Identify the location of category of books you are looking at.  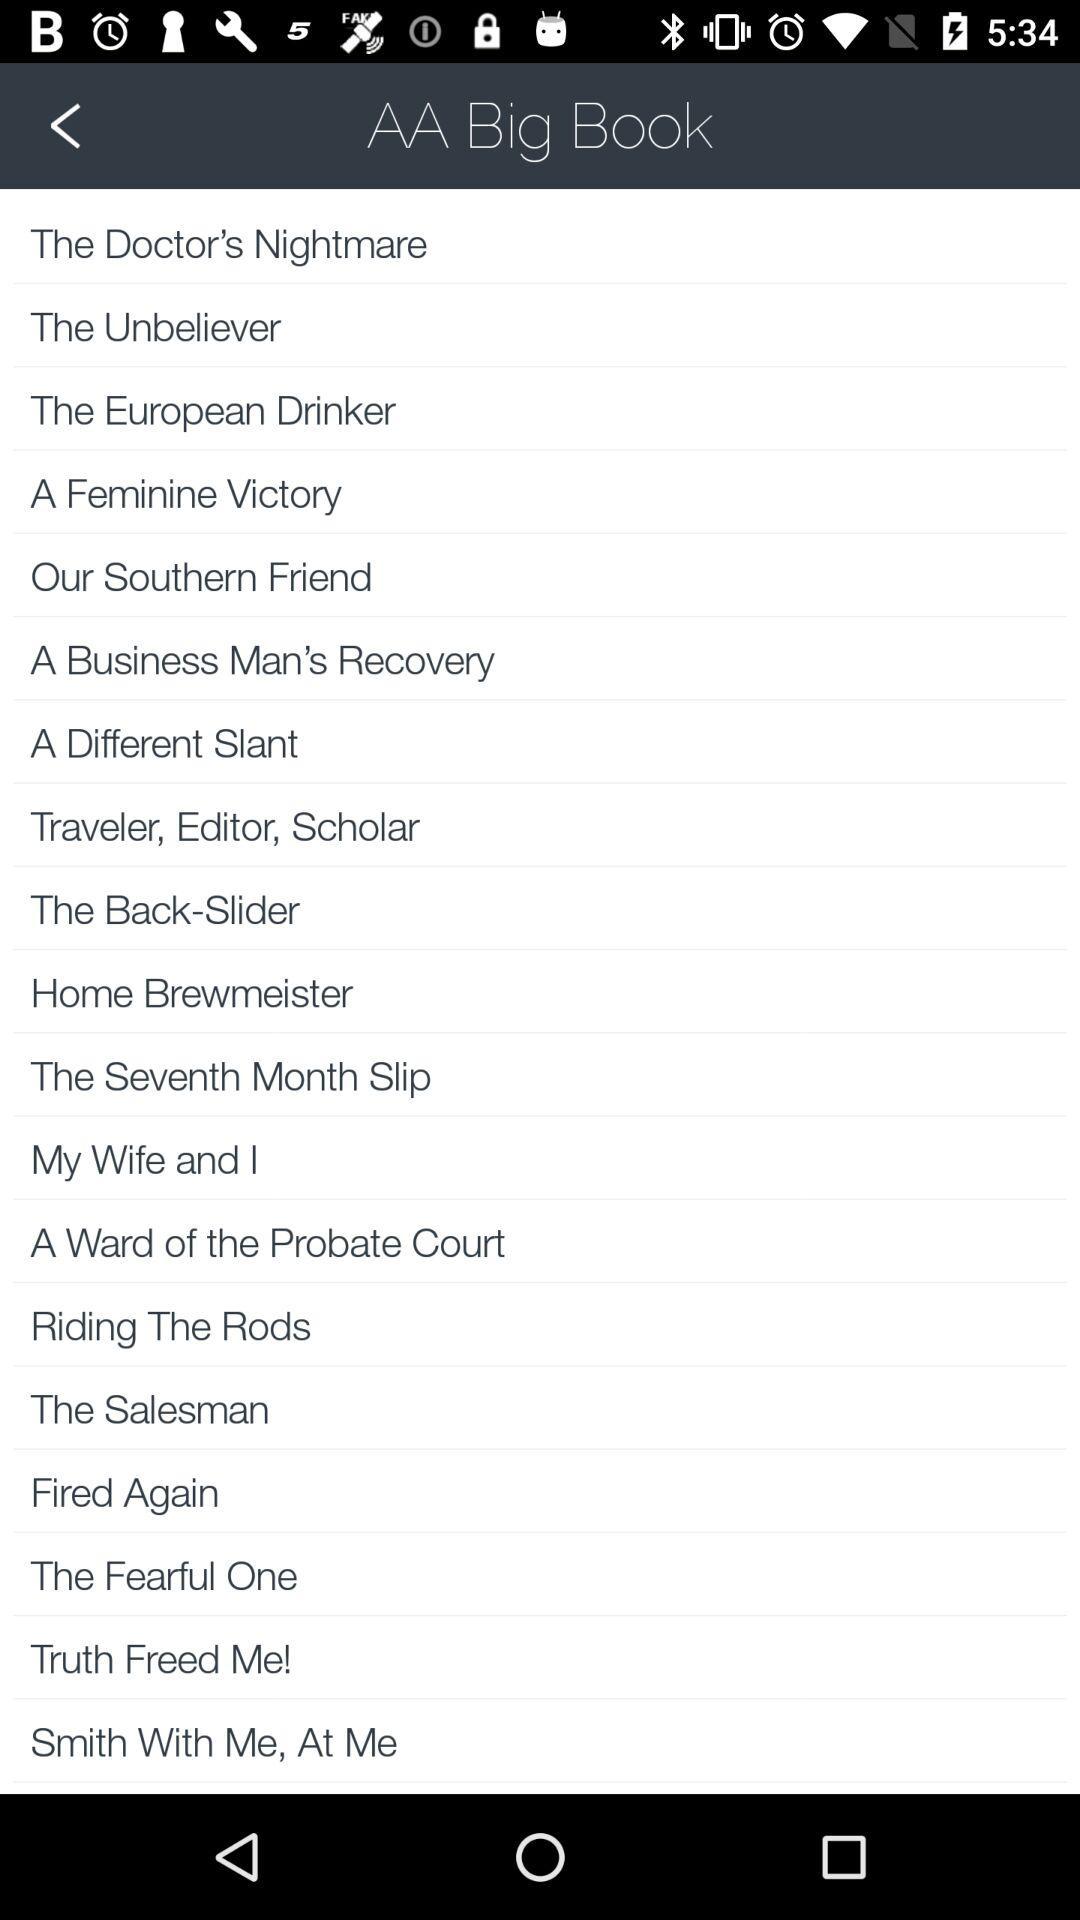
(540, 124).